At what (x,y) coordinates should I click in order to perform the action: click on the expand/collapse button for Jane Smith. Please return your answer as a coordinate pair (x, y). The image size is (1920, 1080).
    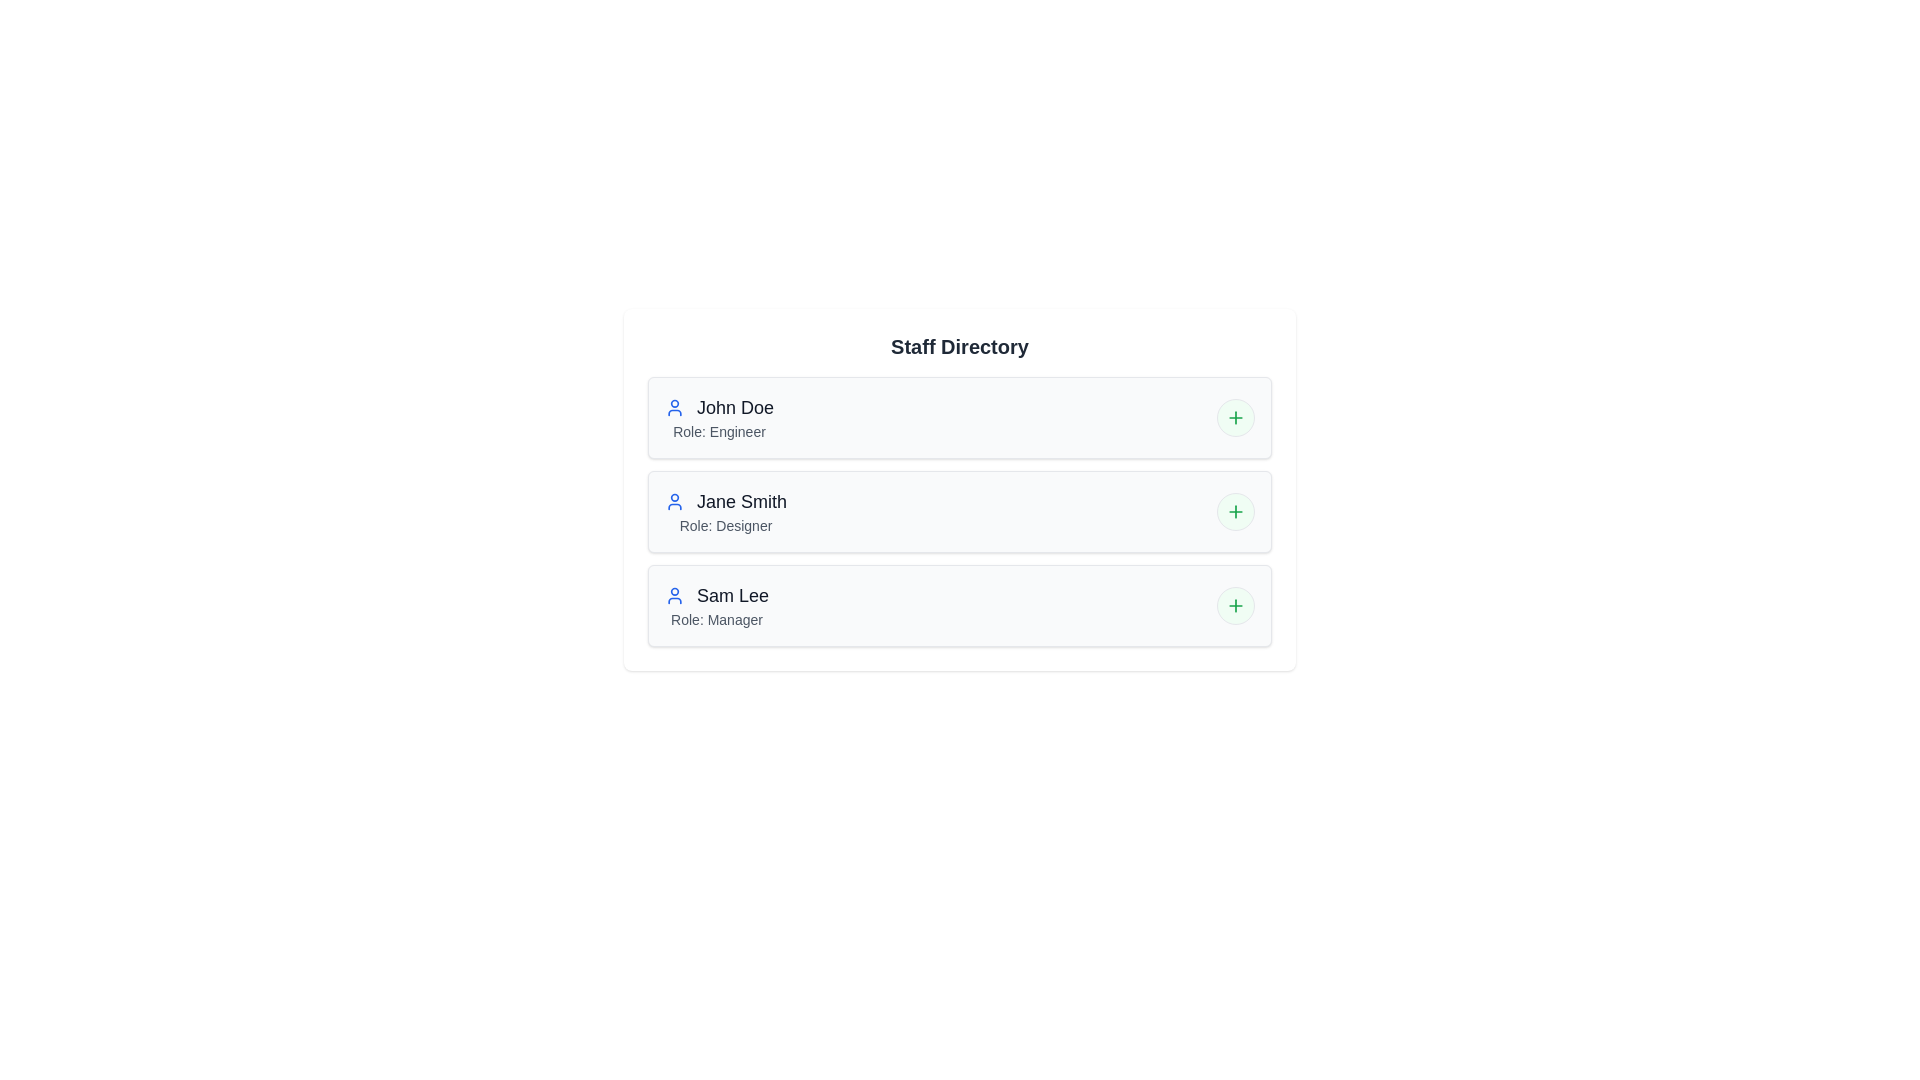
    Looking at the image, I should click on (1235, 511).